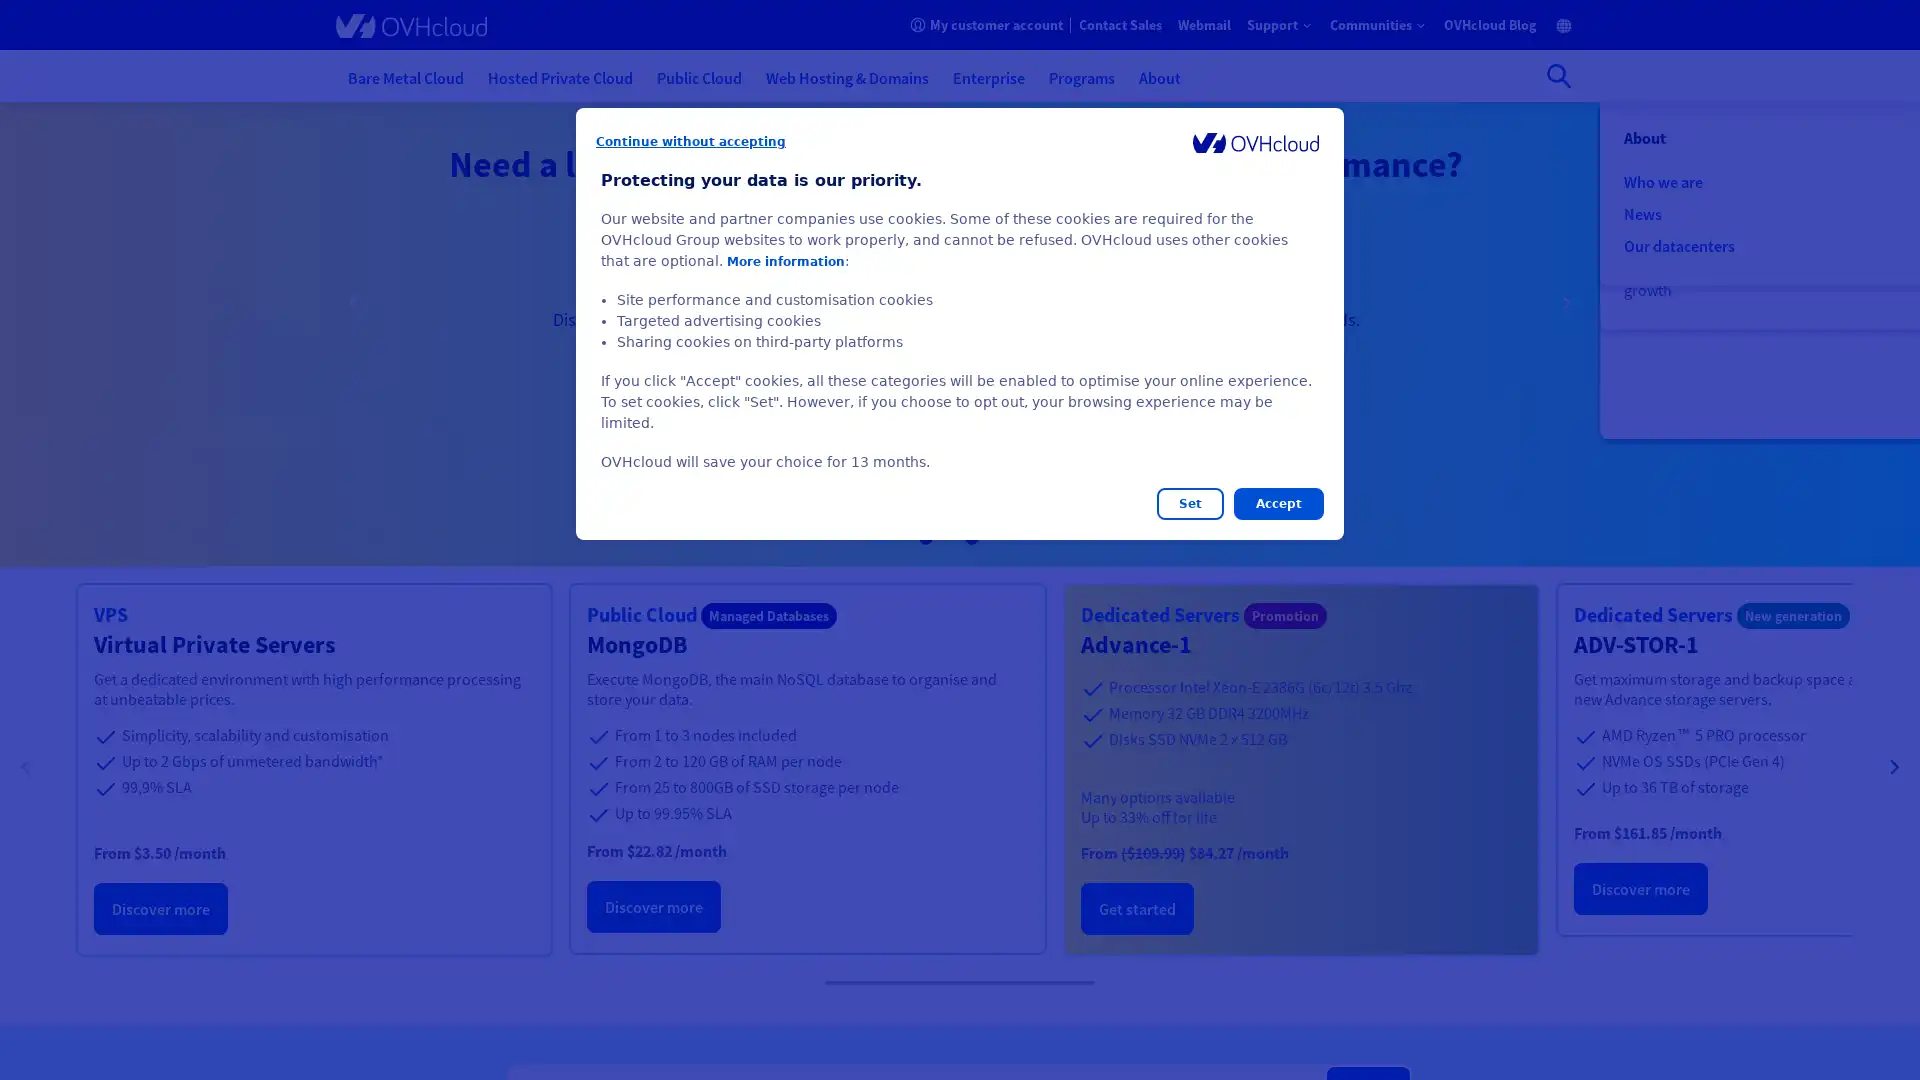 The height and width of the screenshot is (1080, 1920). I want to click on Previous, so click(354, 304).